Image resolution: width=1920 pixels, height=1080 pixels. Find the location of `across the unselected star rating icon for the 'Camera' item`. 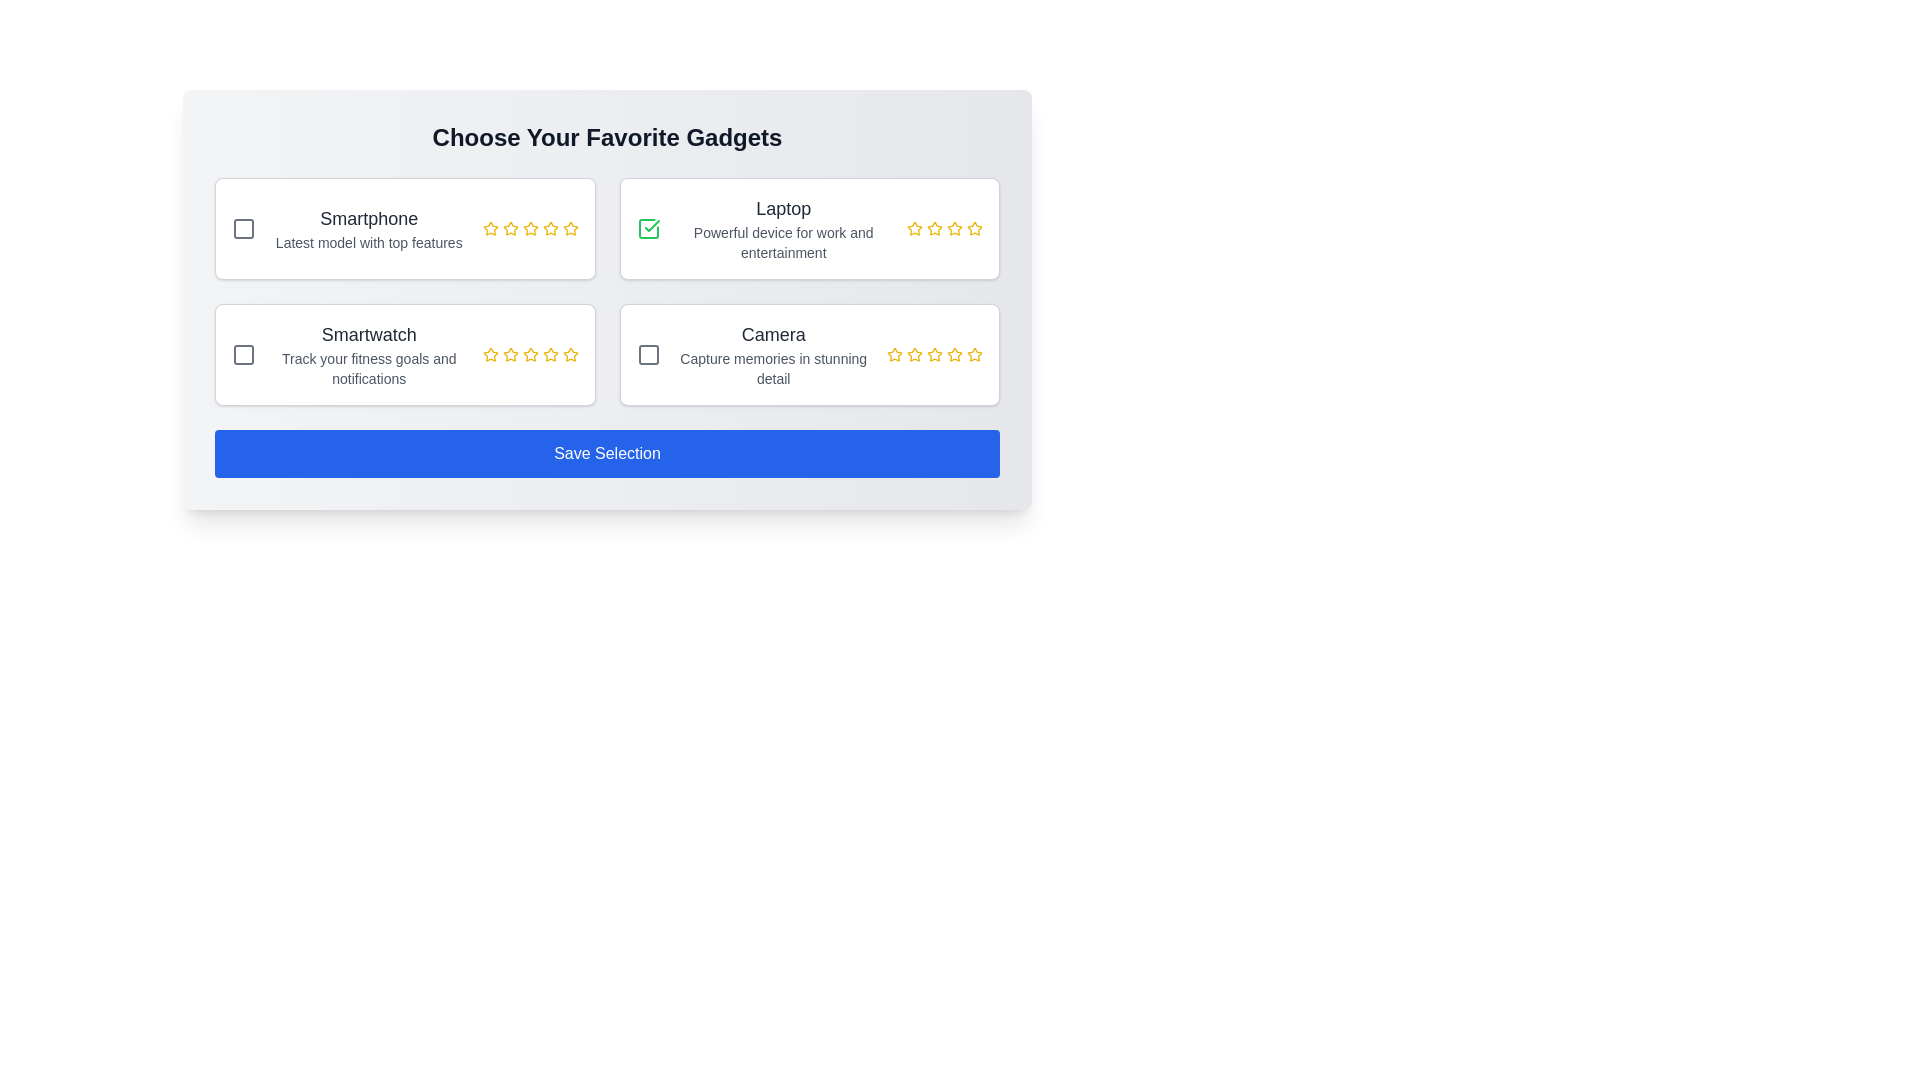

across the unselected star rating icon for the 'Camera' item is located at coordinates (893, 353).